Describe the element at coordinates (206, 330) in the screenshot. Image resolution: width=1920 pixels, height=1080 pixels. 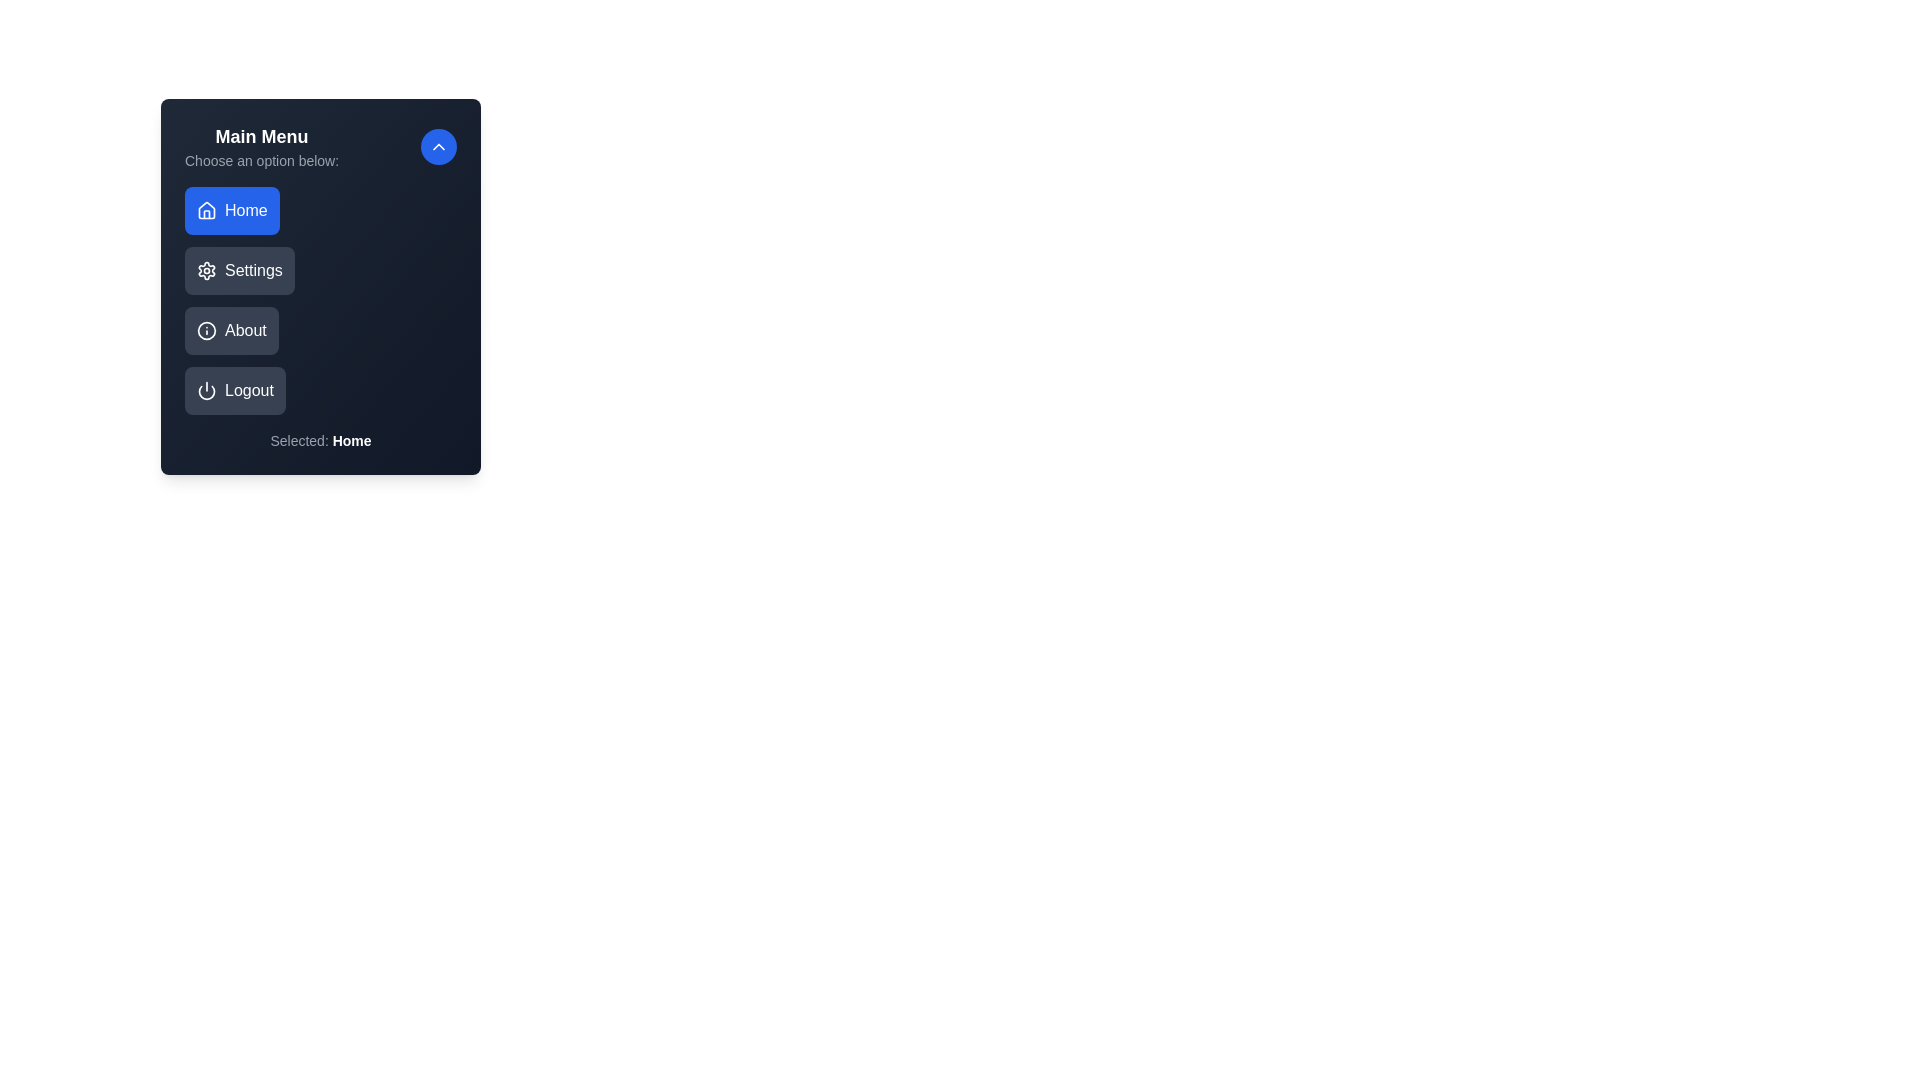
I see `the circular icon within the 'About' menu item, which is the third option in the vertical list` at that location.